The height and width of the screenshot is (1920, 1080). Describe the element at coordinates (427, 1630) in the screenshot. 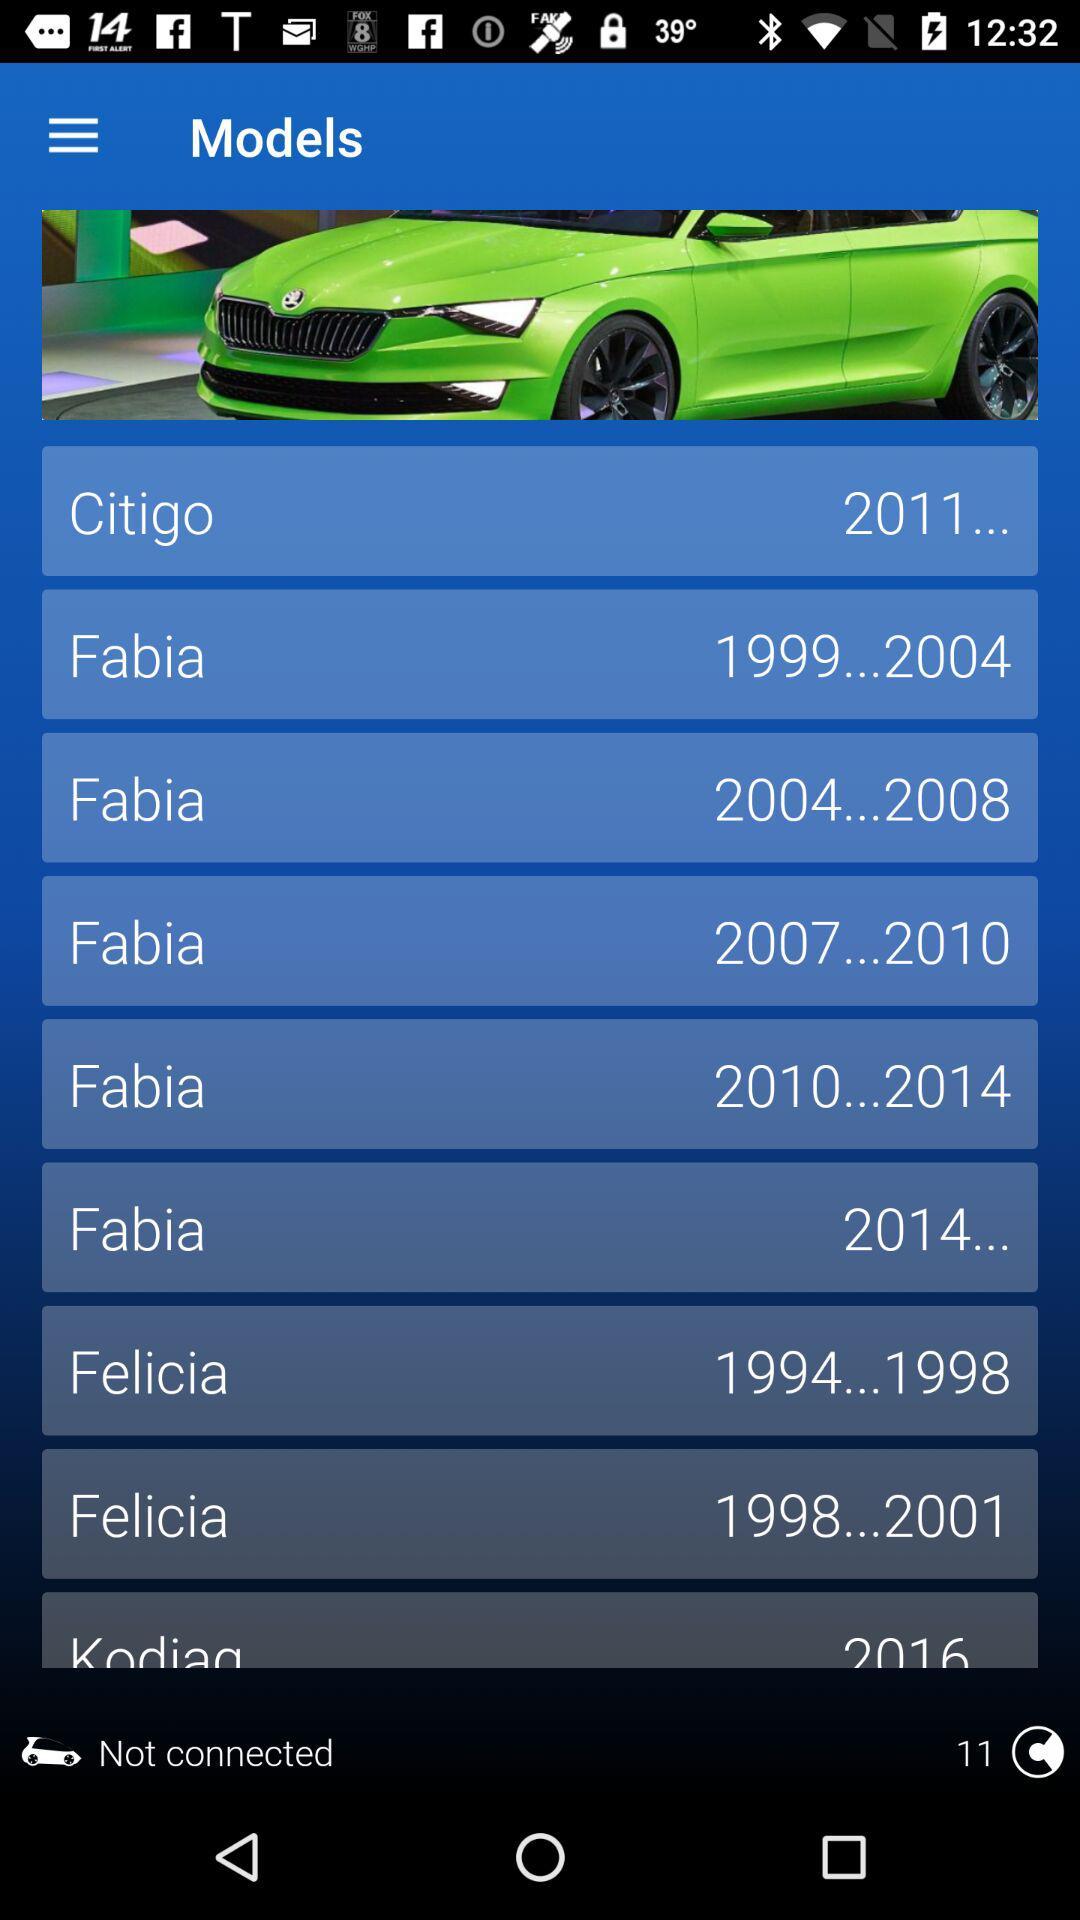

I see `the icon next to 2016... icon` at that location.